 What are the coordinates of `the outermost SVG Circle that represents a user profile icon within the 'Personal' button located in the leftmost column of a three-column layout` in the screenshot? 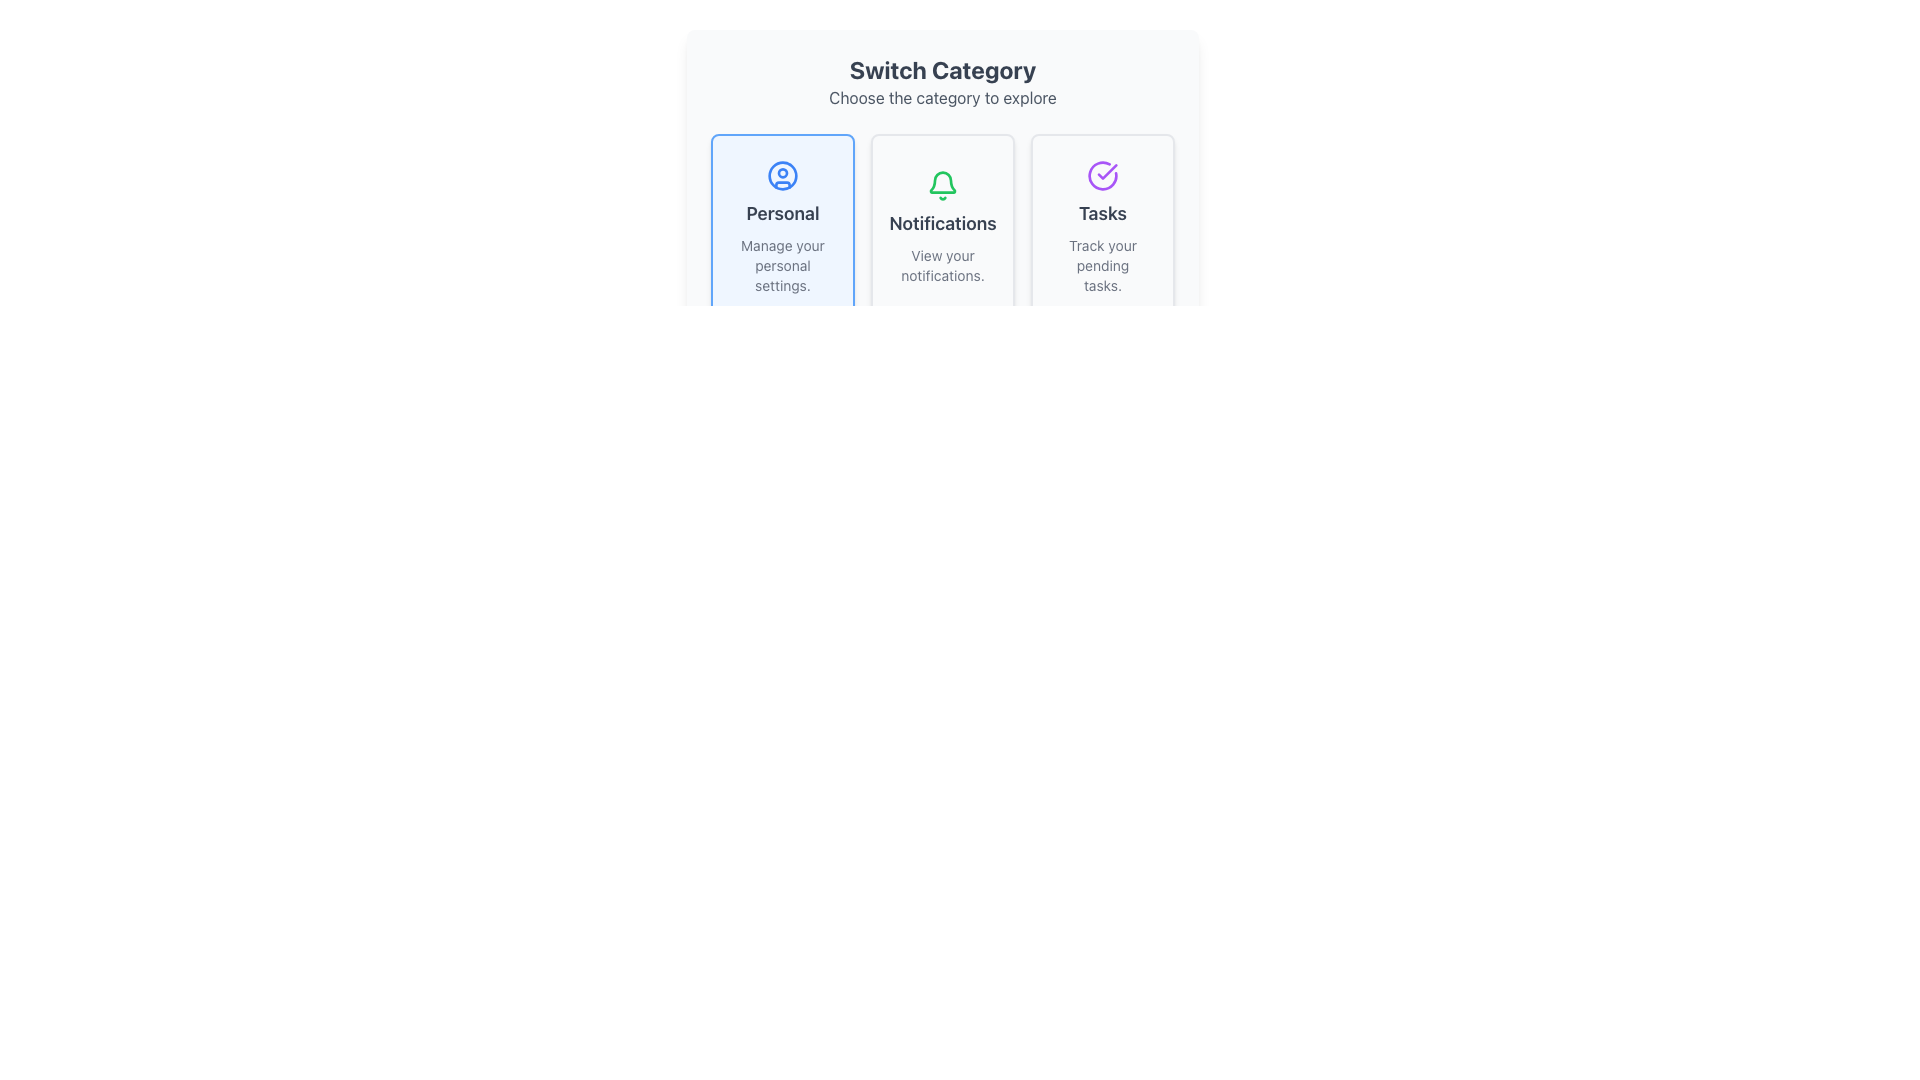 It's located at (781, 175).